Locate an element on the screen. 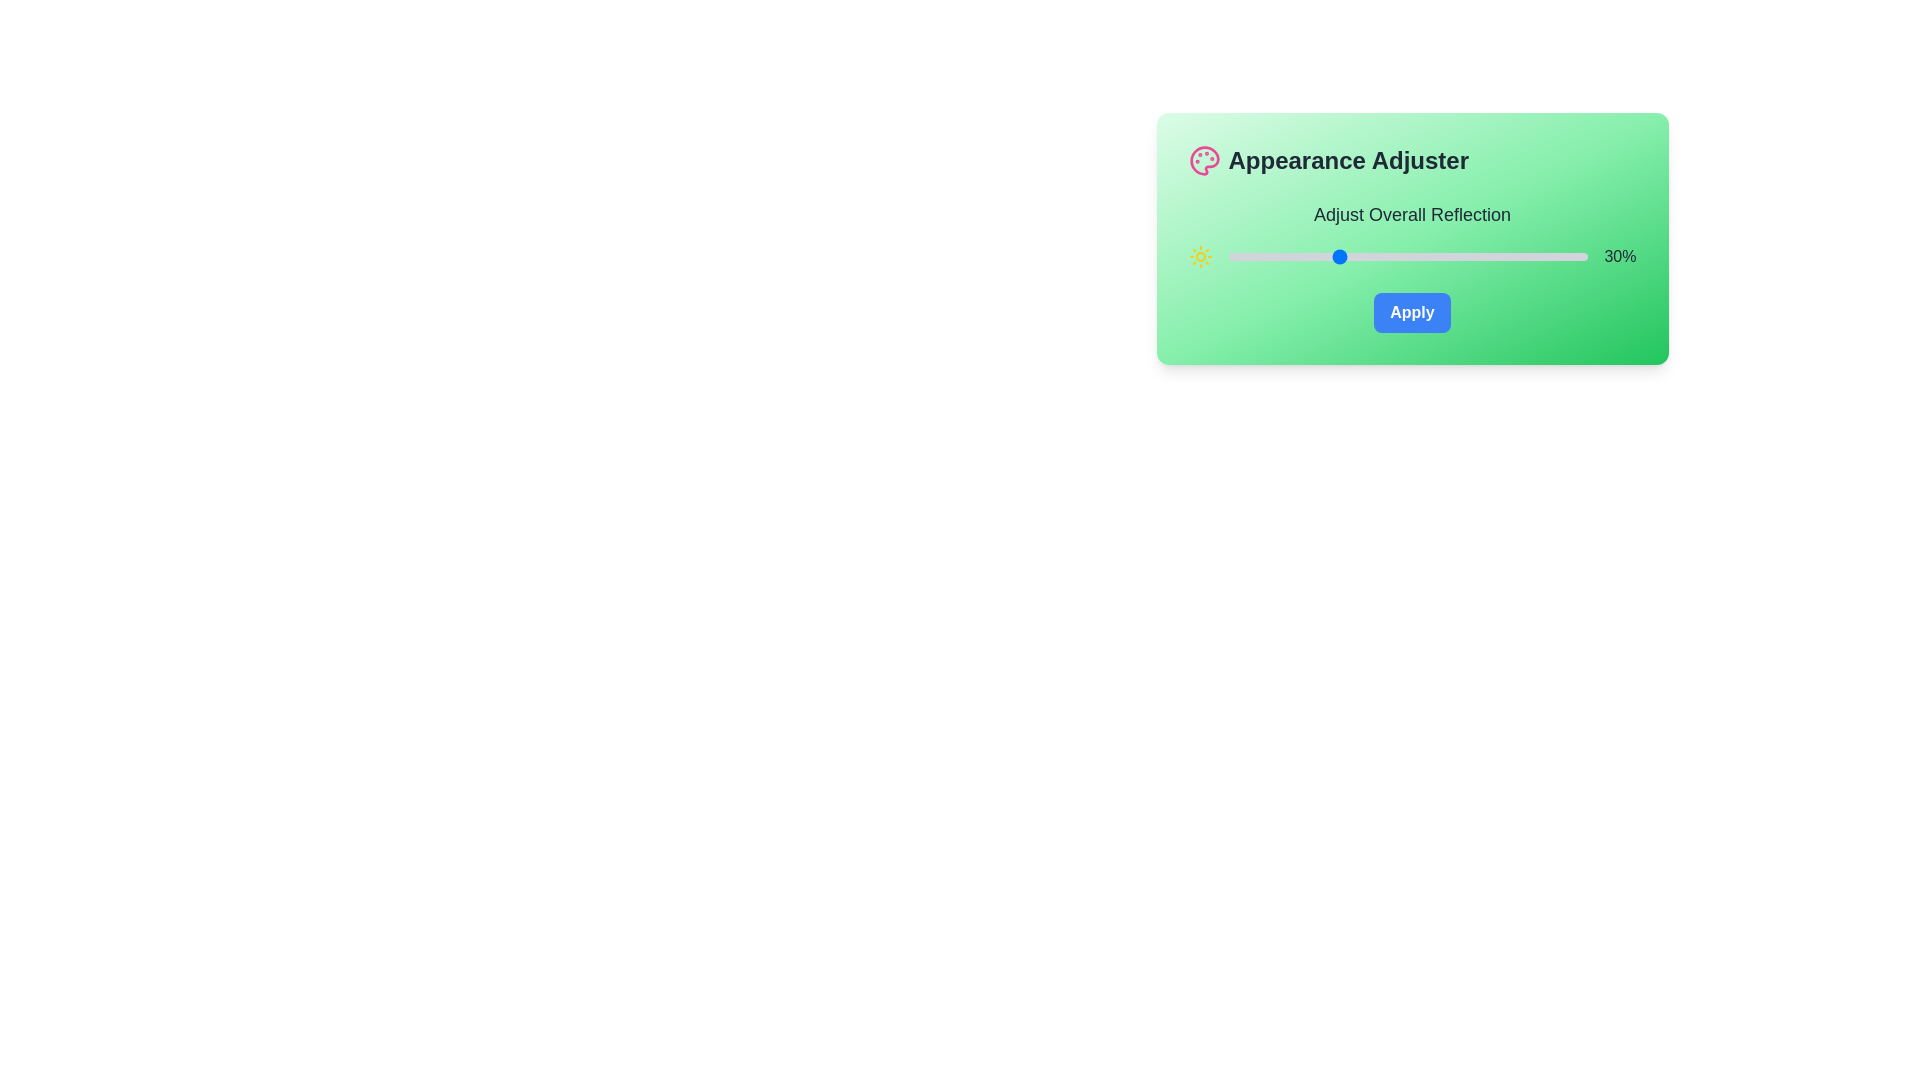 This screenshot has height=1080, width=1920. the slider to set the reflection value to 53 is located at coordinates (1418, 256).